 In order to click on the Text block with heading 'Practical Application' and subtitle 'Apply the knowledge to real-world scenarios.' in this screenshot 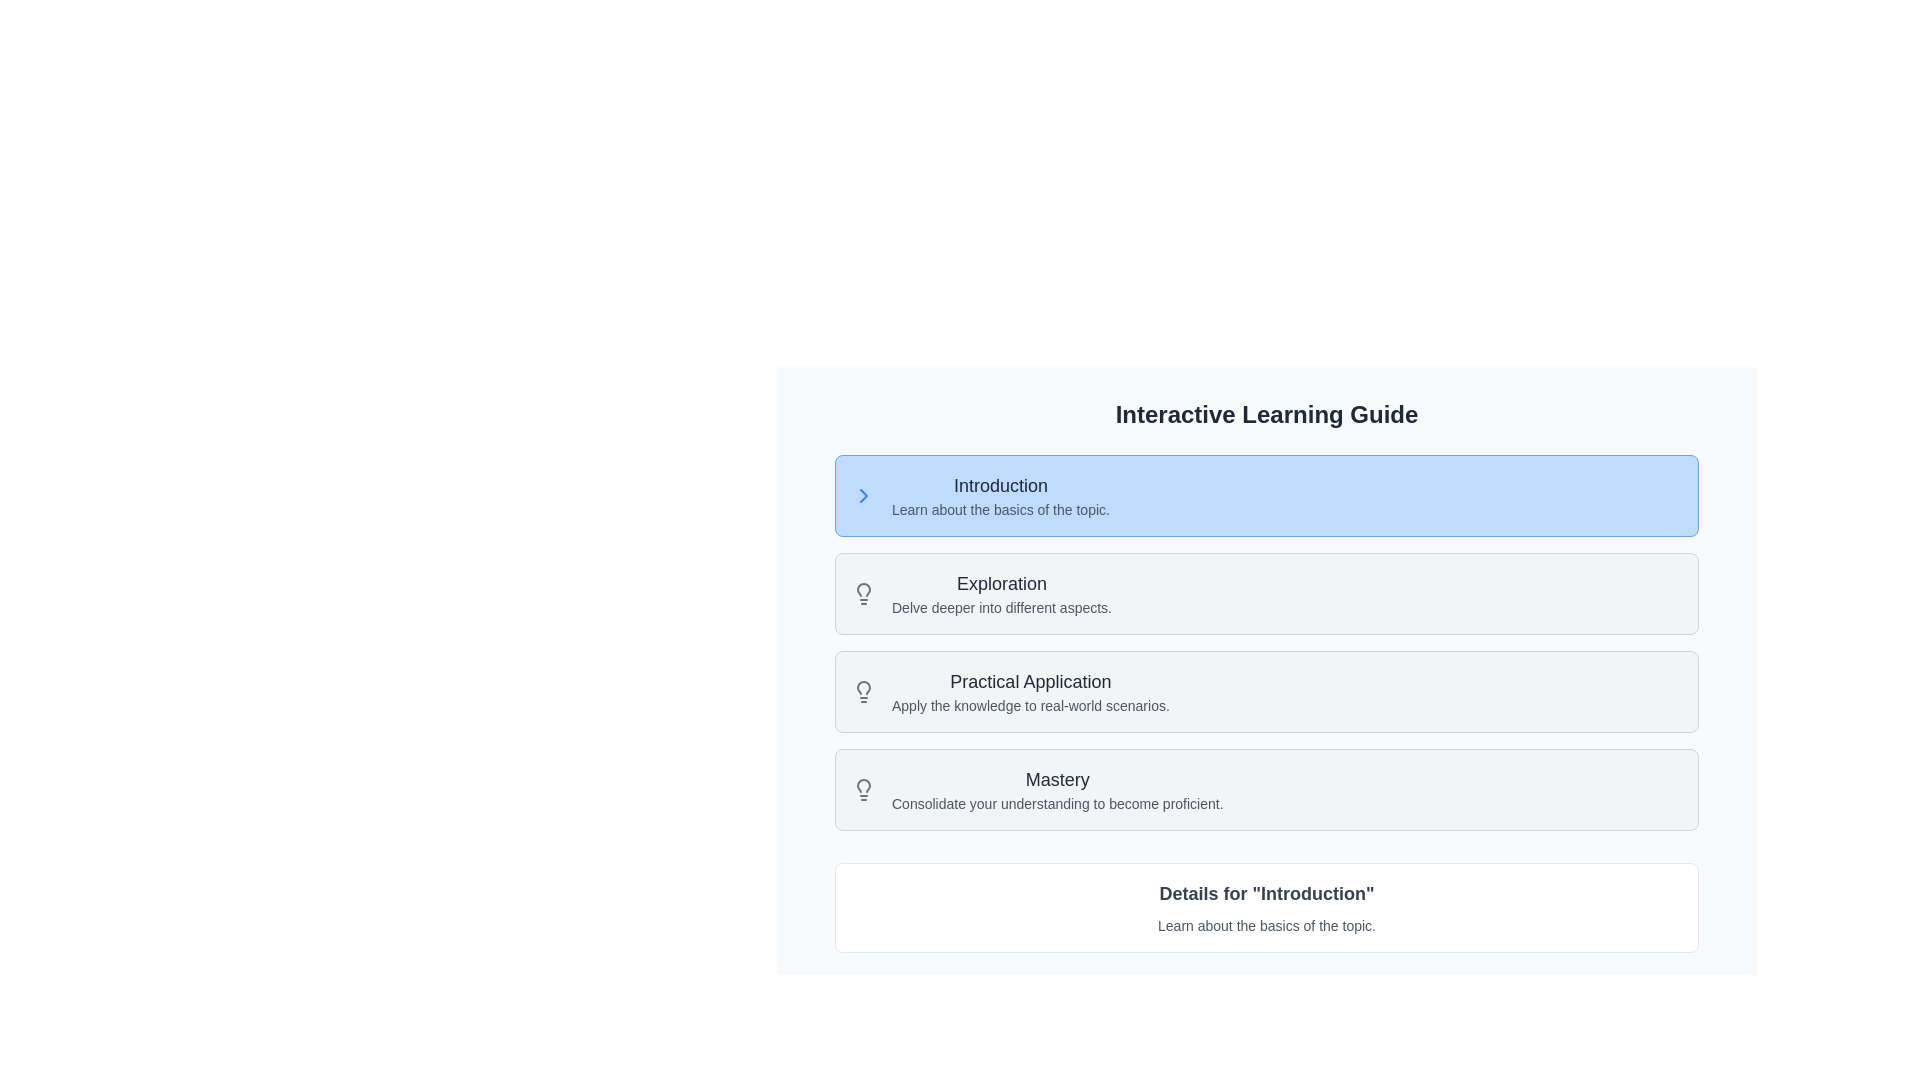, I will do `click(1030, 690)`.